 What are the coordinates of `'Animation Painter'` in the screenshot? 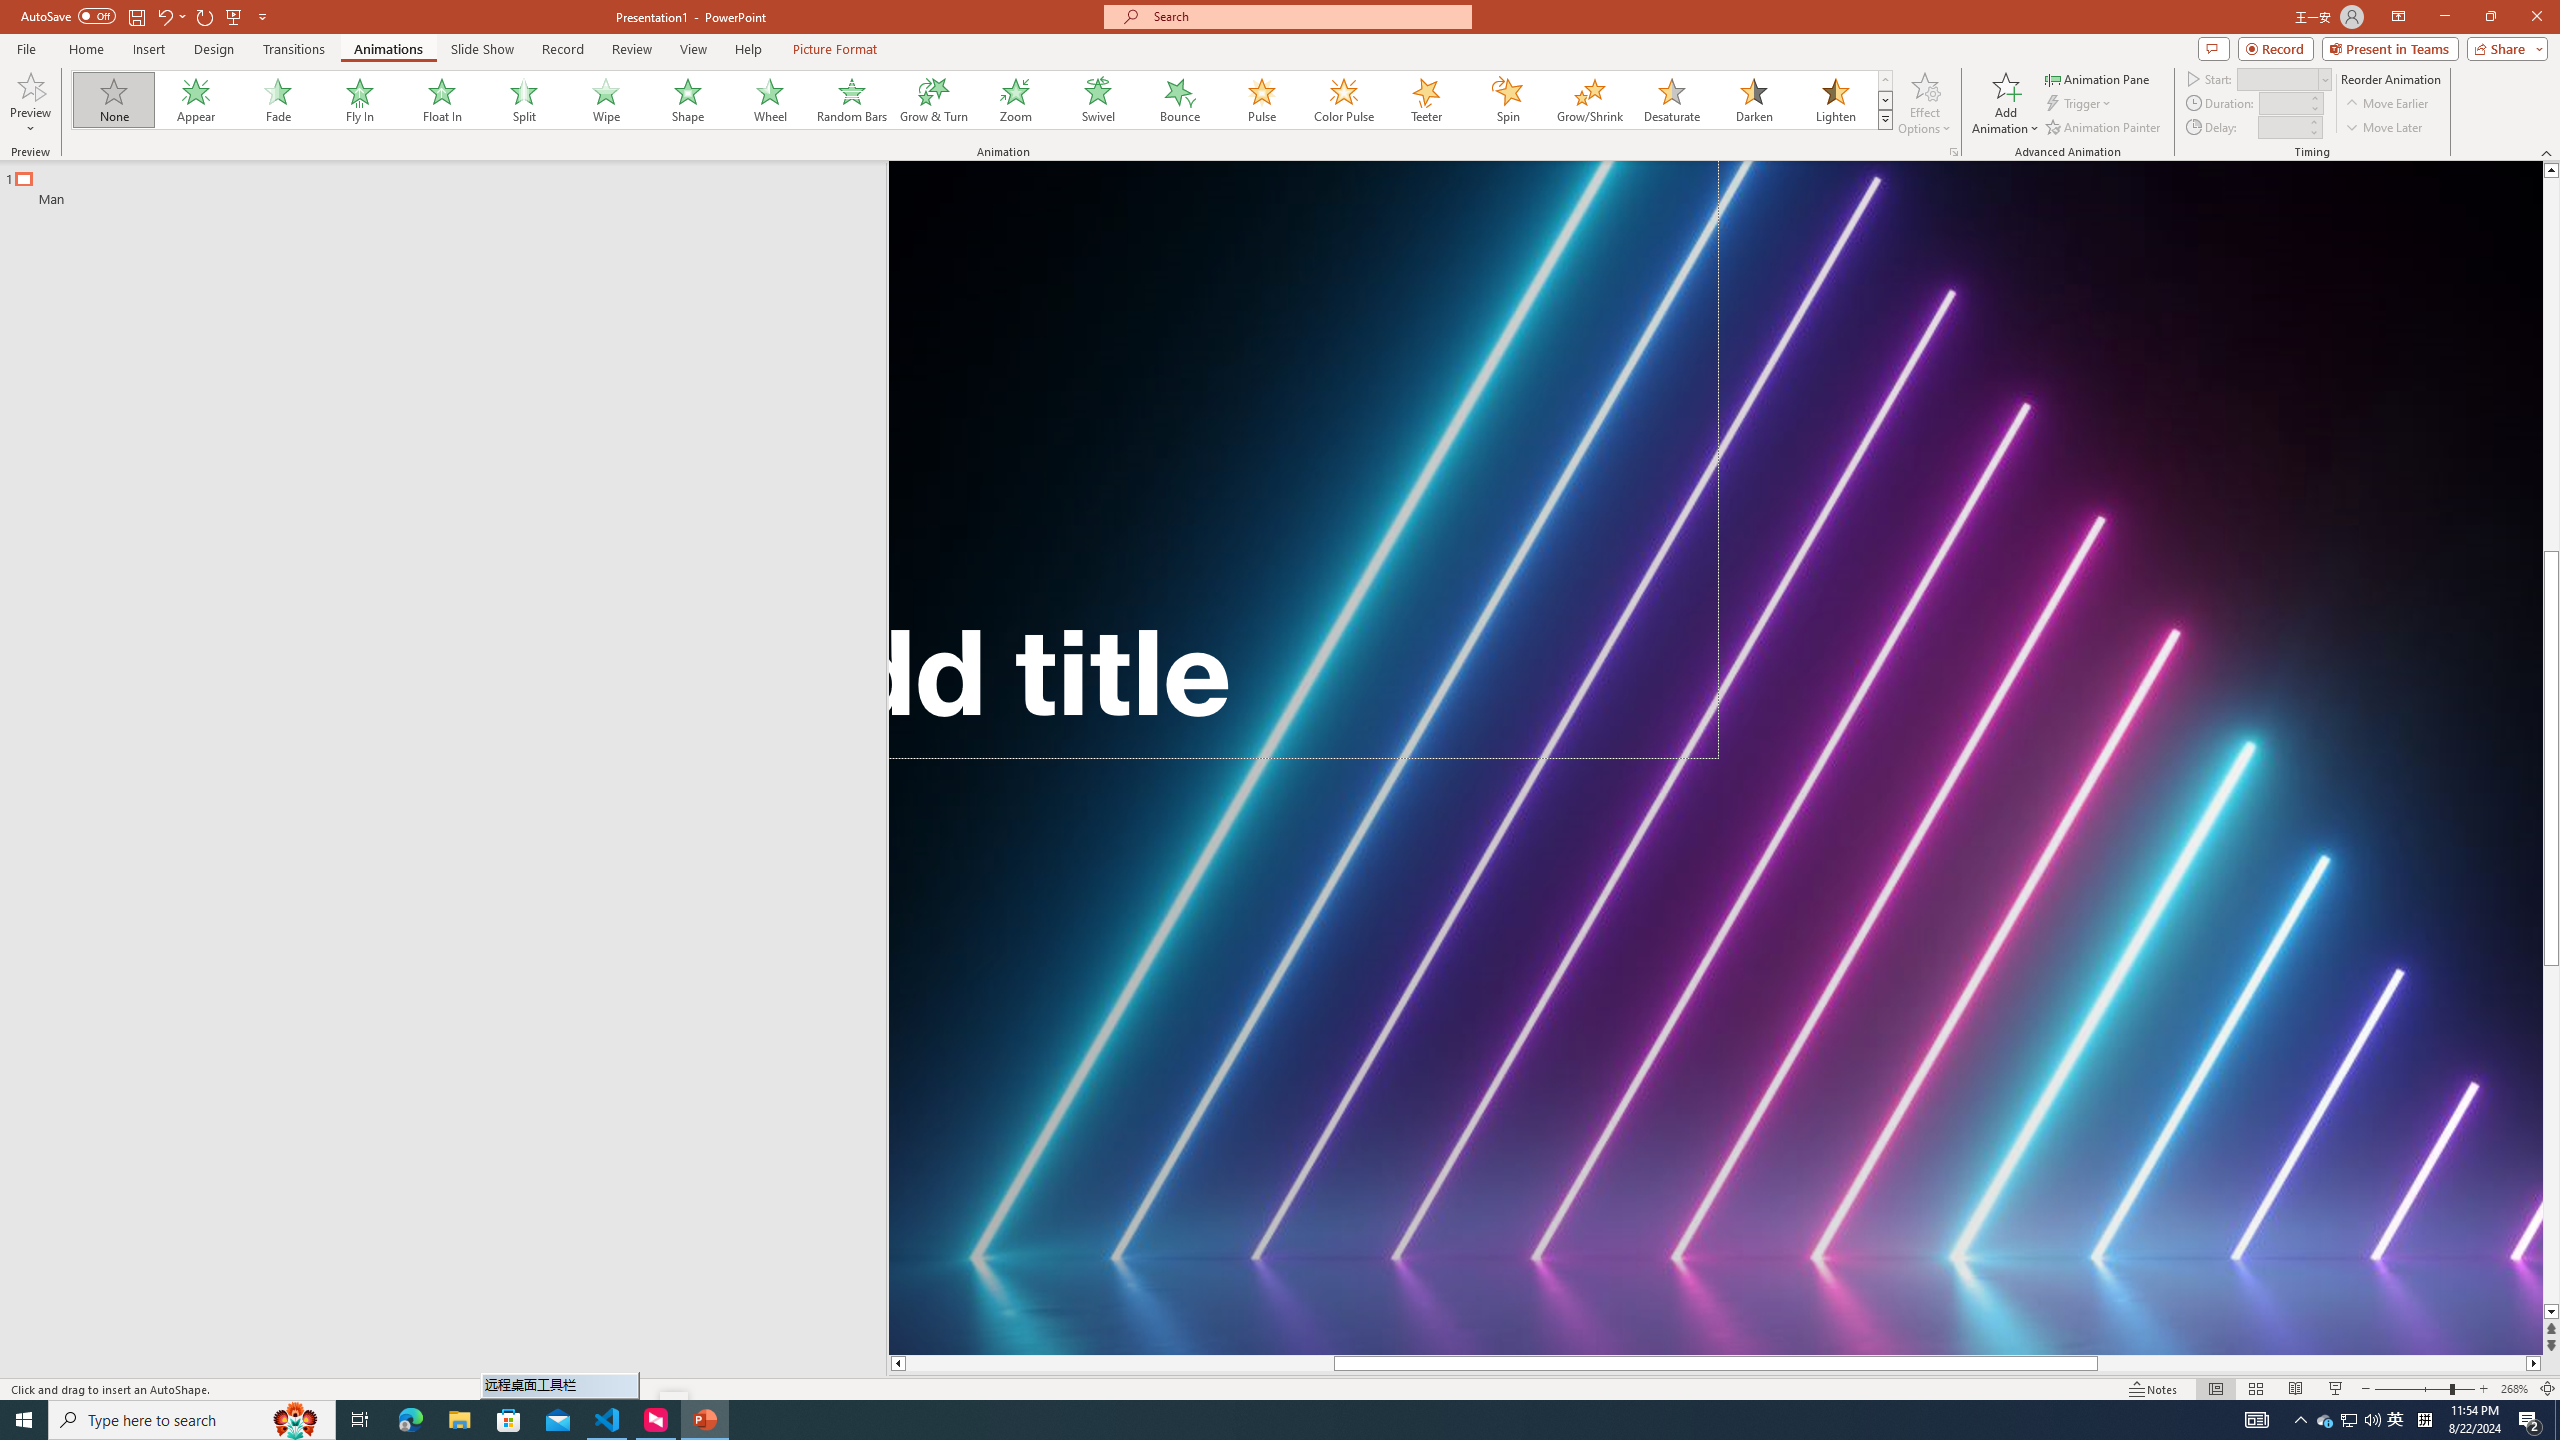 It's located at (2103, 127).